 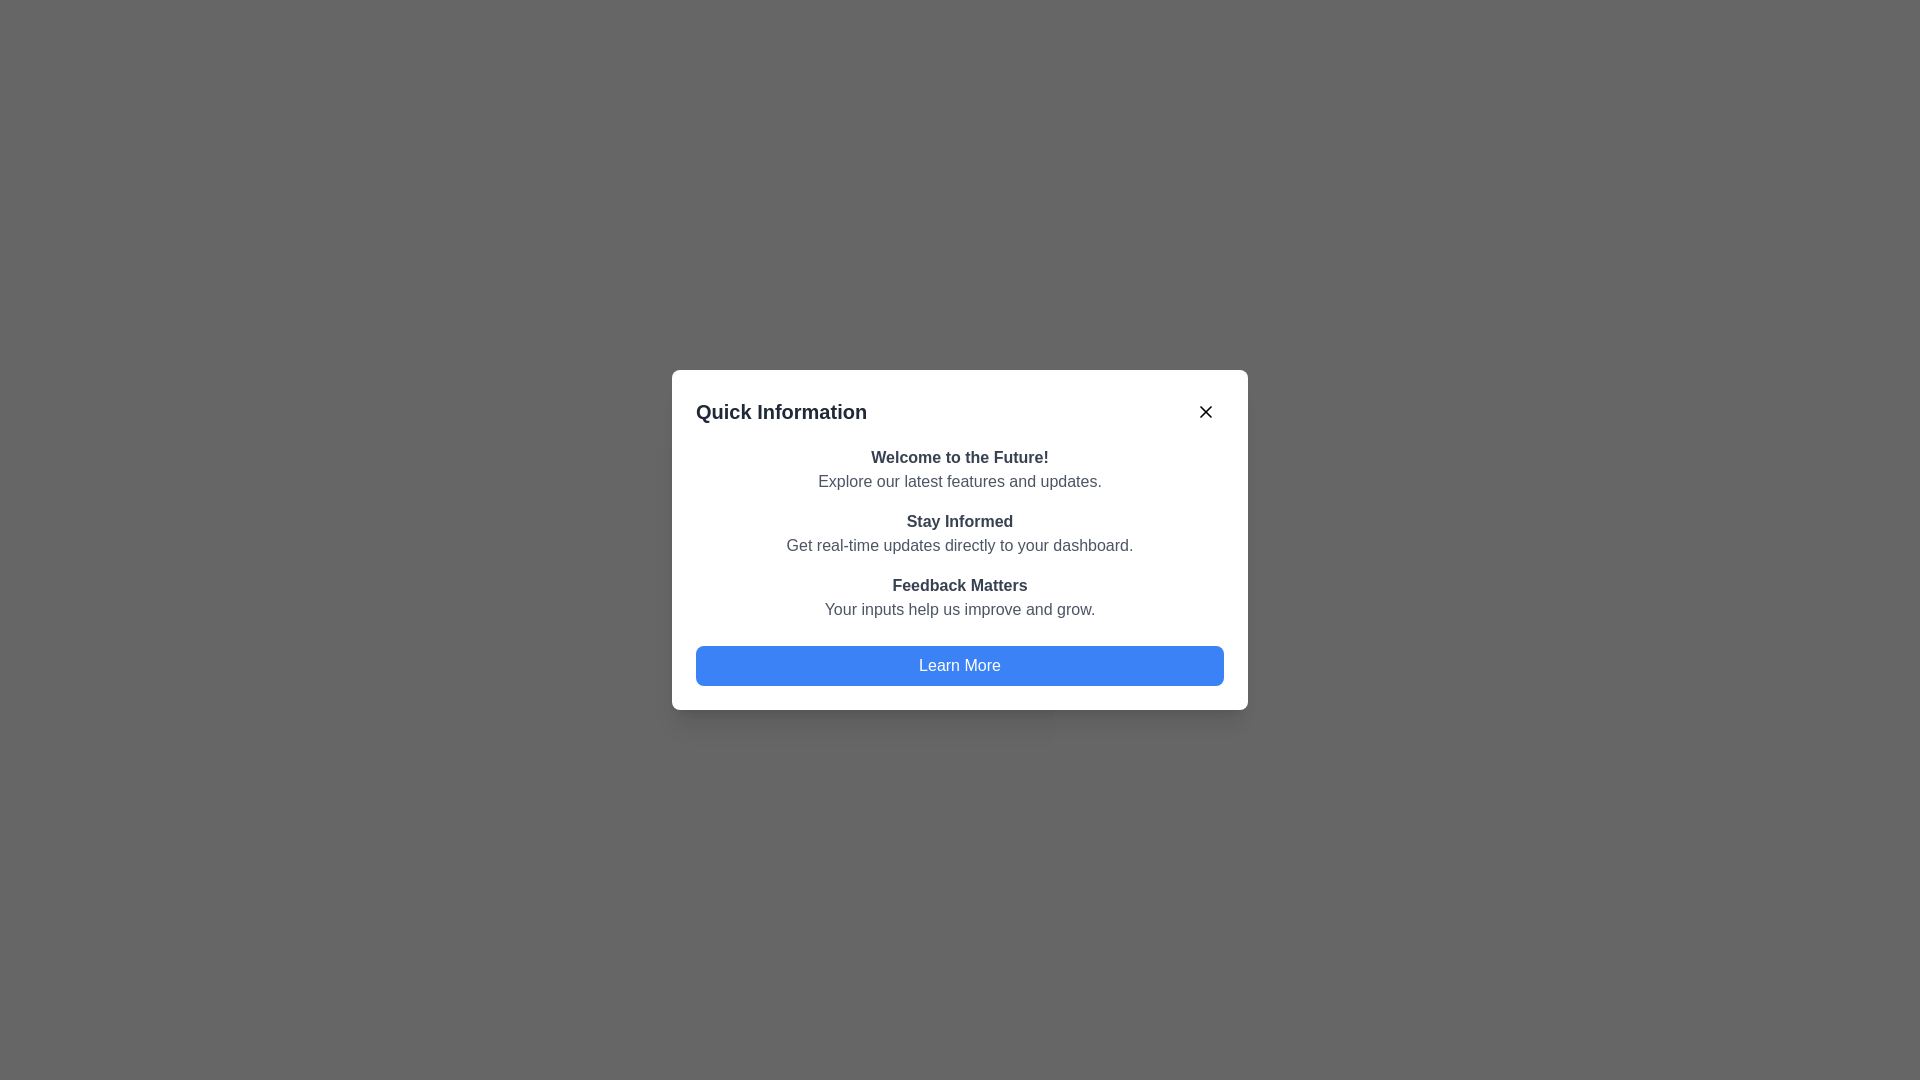 I want to click on the Close icon (SVG element with a cross) located at the top right corner of the modal window, adjacent to the title text labeled 'Quick Information', so click(x=1204, y=411).